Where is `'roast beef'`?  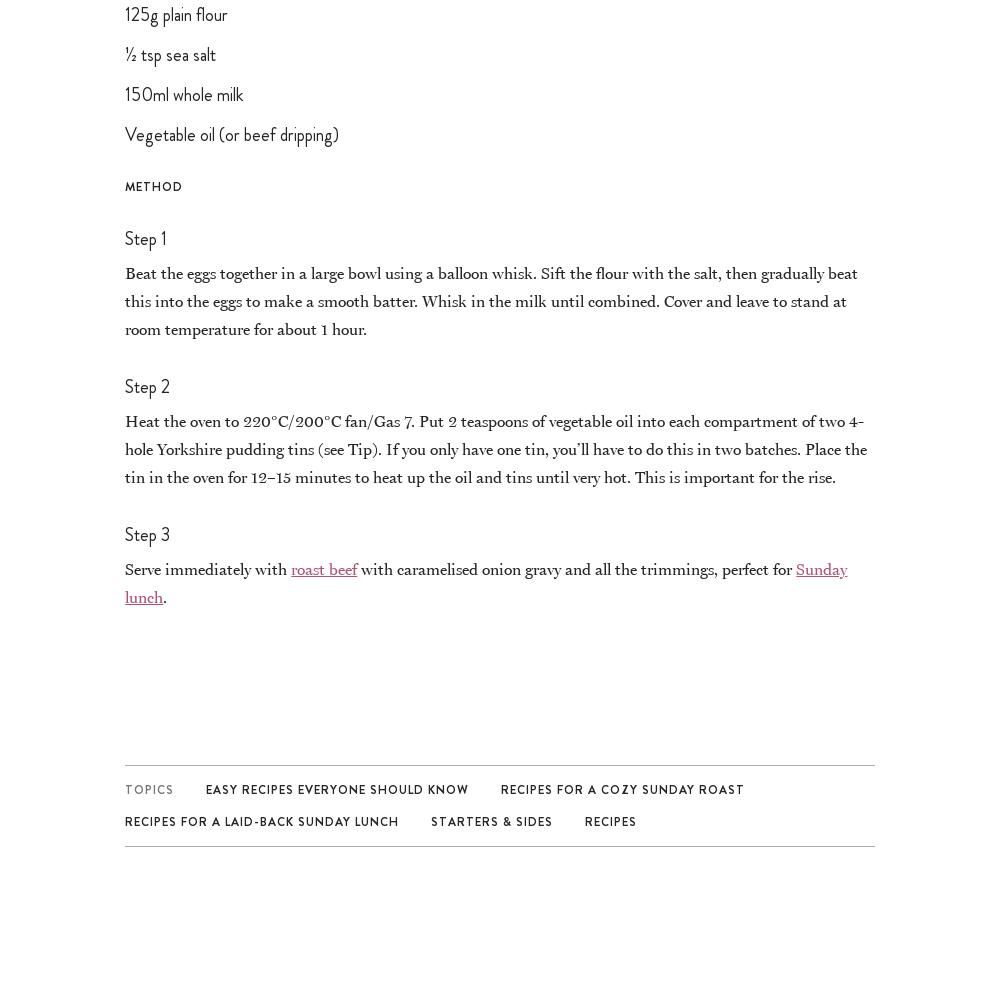 'roast beef' is located at coordinates (323, 567).